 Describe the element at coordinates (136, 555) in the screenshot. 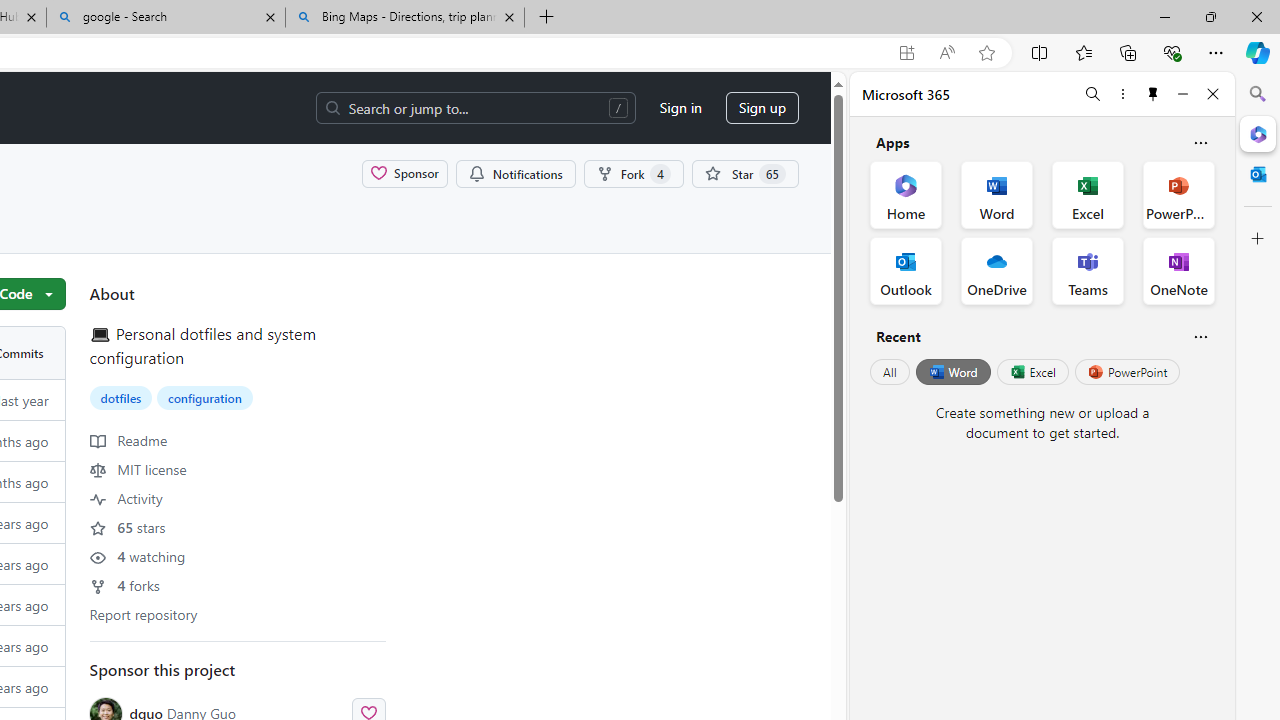

I see `'4 watching'` at that location.